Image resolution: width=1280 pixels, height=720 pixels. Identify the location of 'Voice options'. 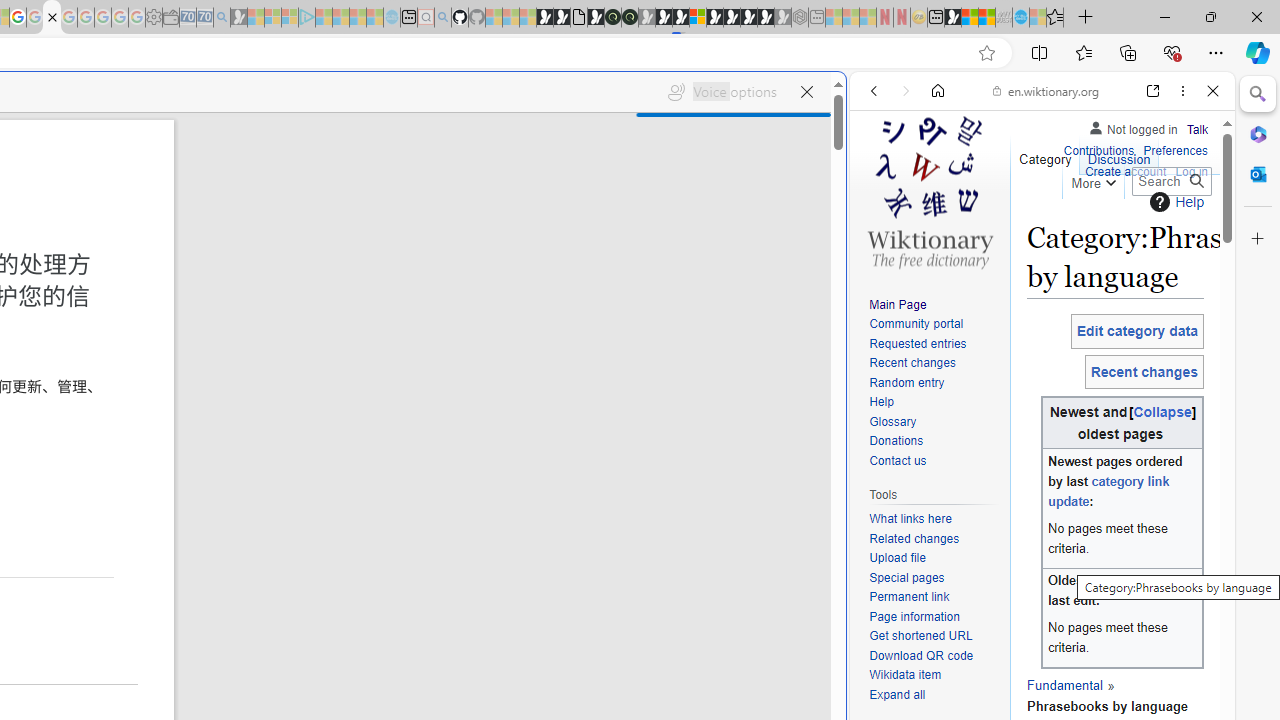
(720, 92).